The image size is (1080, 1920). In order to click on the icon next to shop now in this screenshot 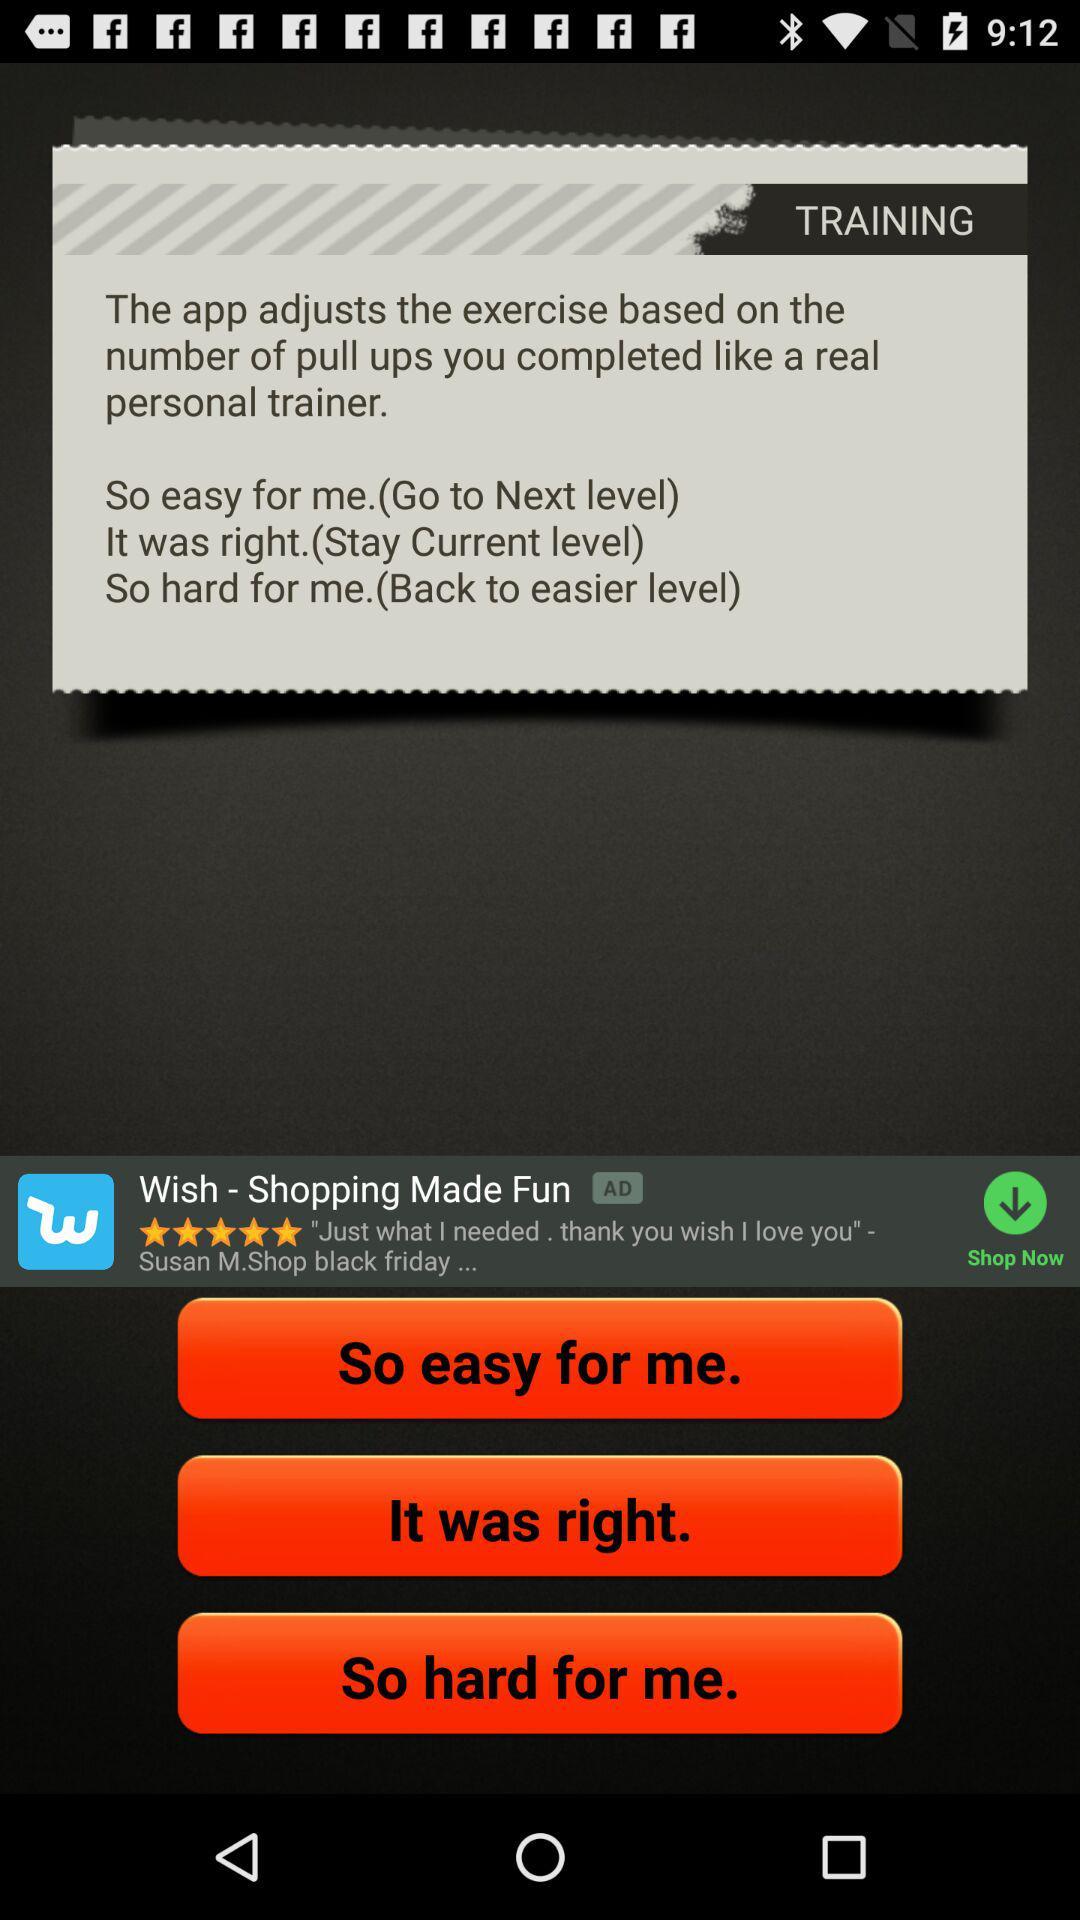, I will do `click(390, 1188)`.